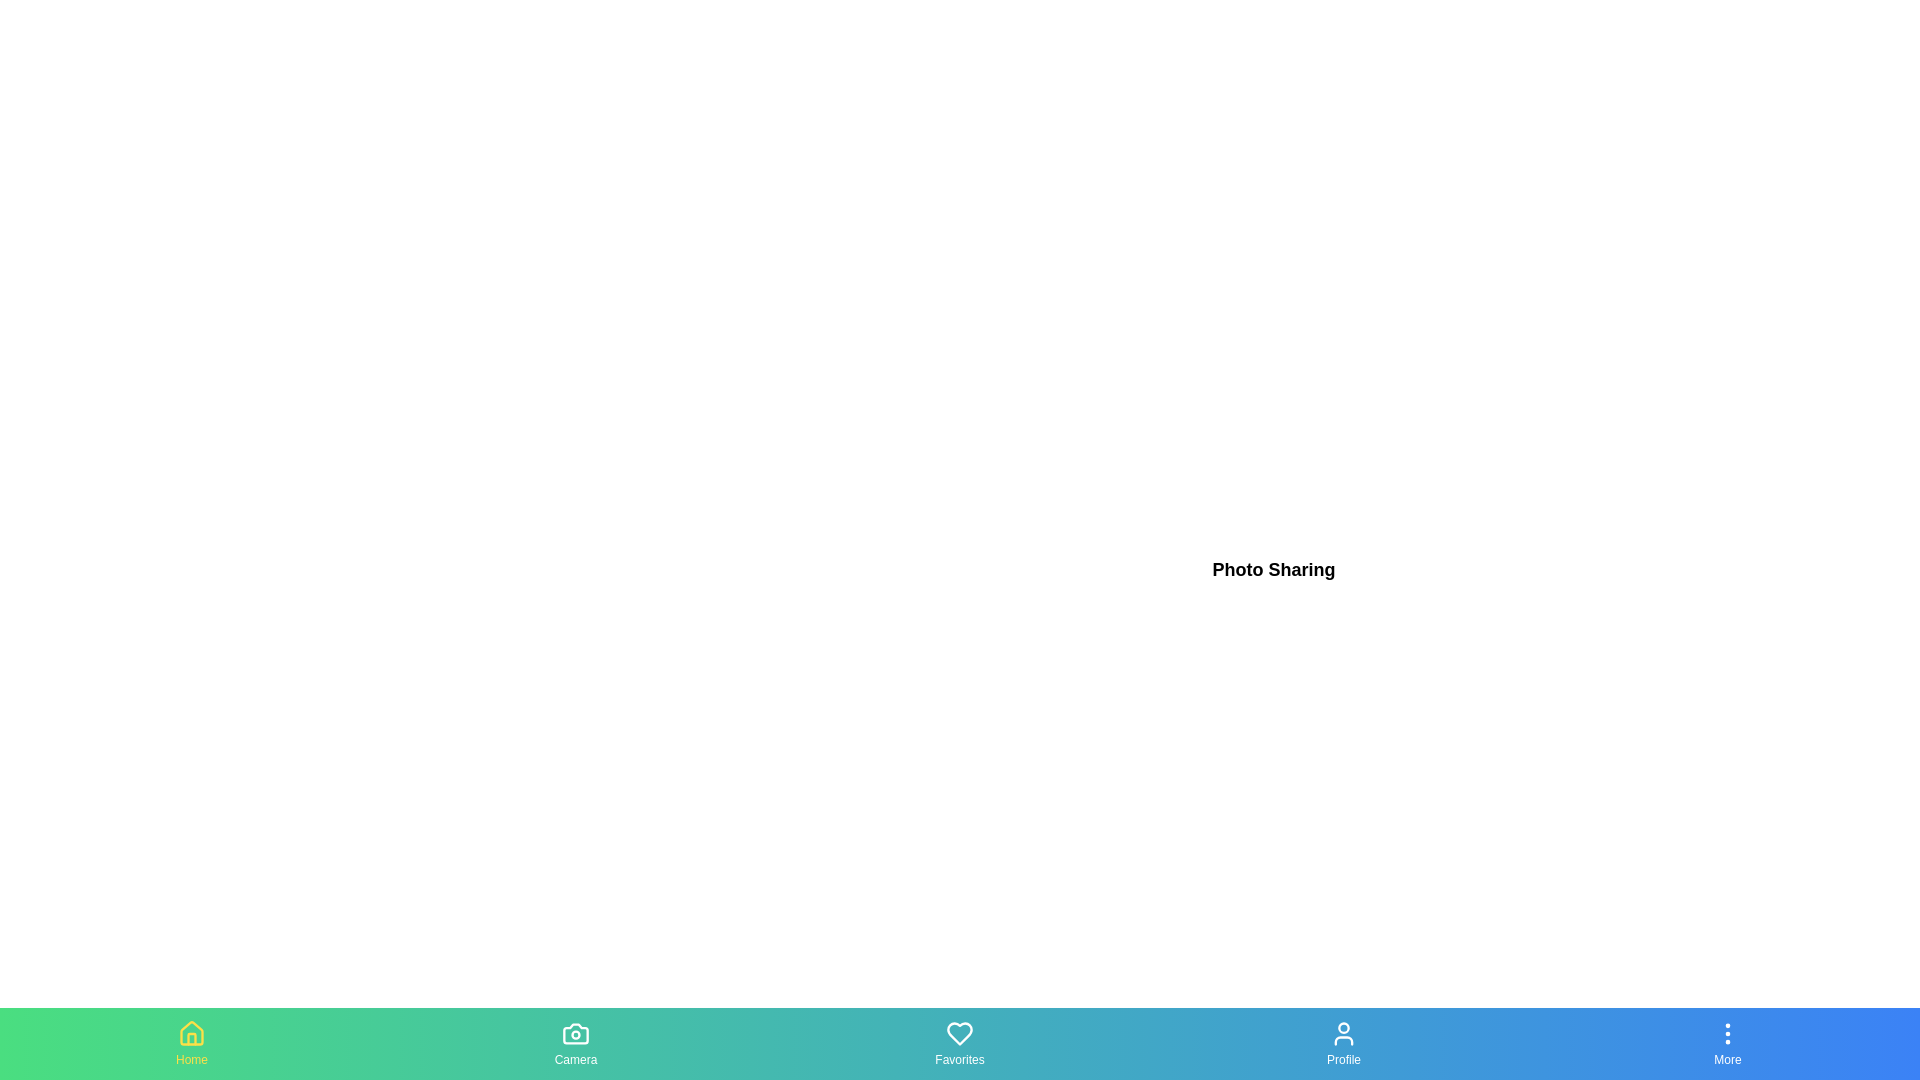 Image resolution: width=1920 pixels, height=1080 pixels. I want to click on the Camera navigation icon, so click(575, 1043).